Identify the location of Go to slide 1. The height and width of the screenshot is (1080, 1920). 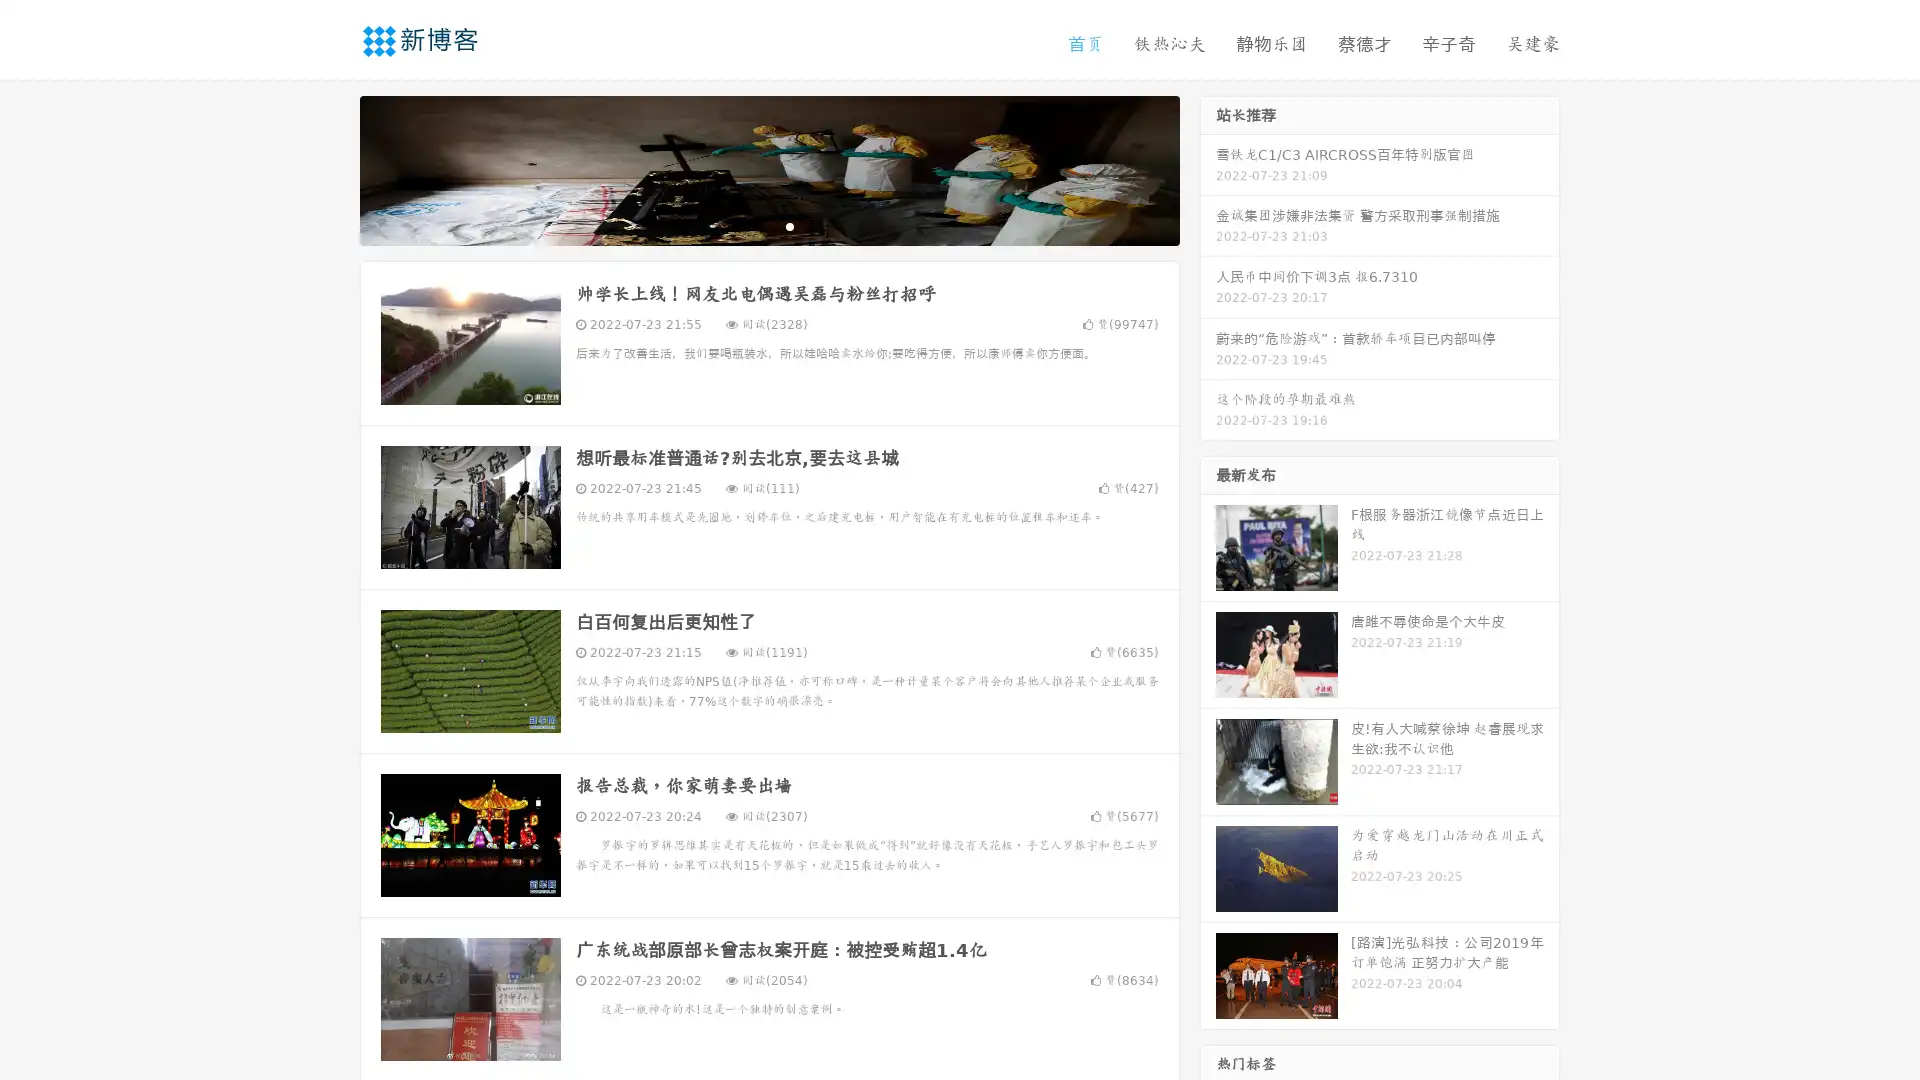
(748, 225).